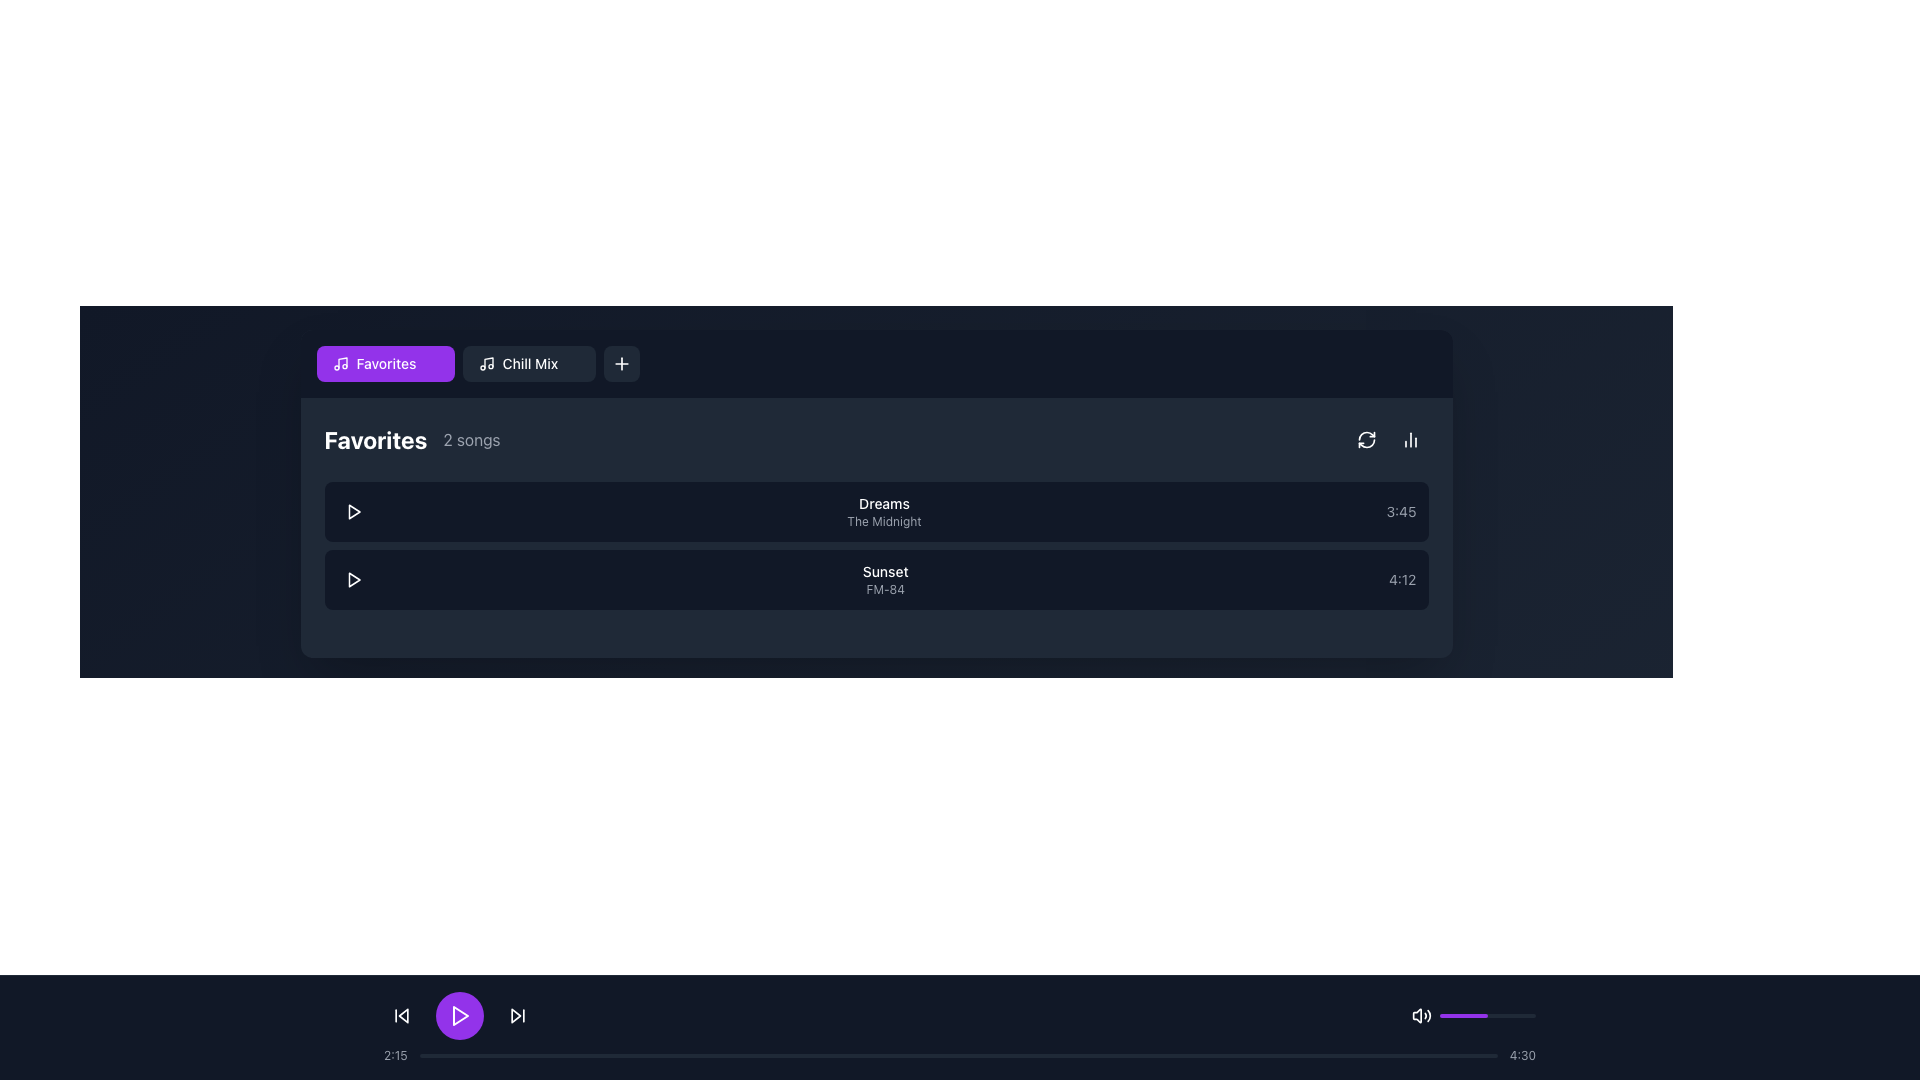 The image size is (1920, 1080). Describe the element at coordinates (1130, 1055) in the screenshot. I see `the playback position` at that location.